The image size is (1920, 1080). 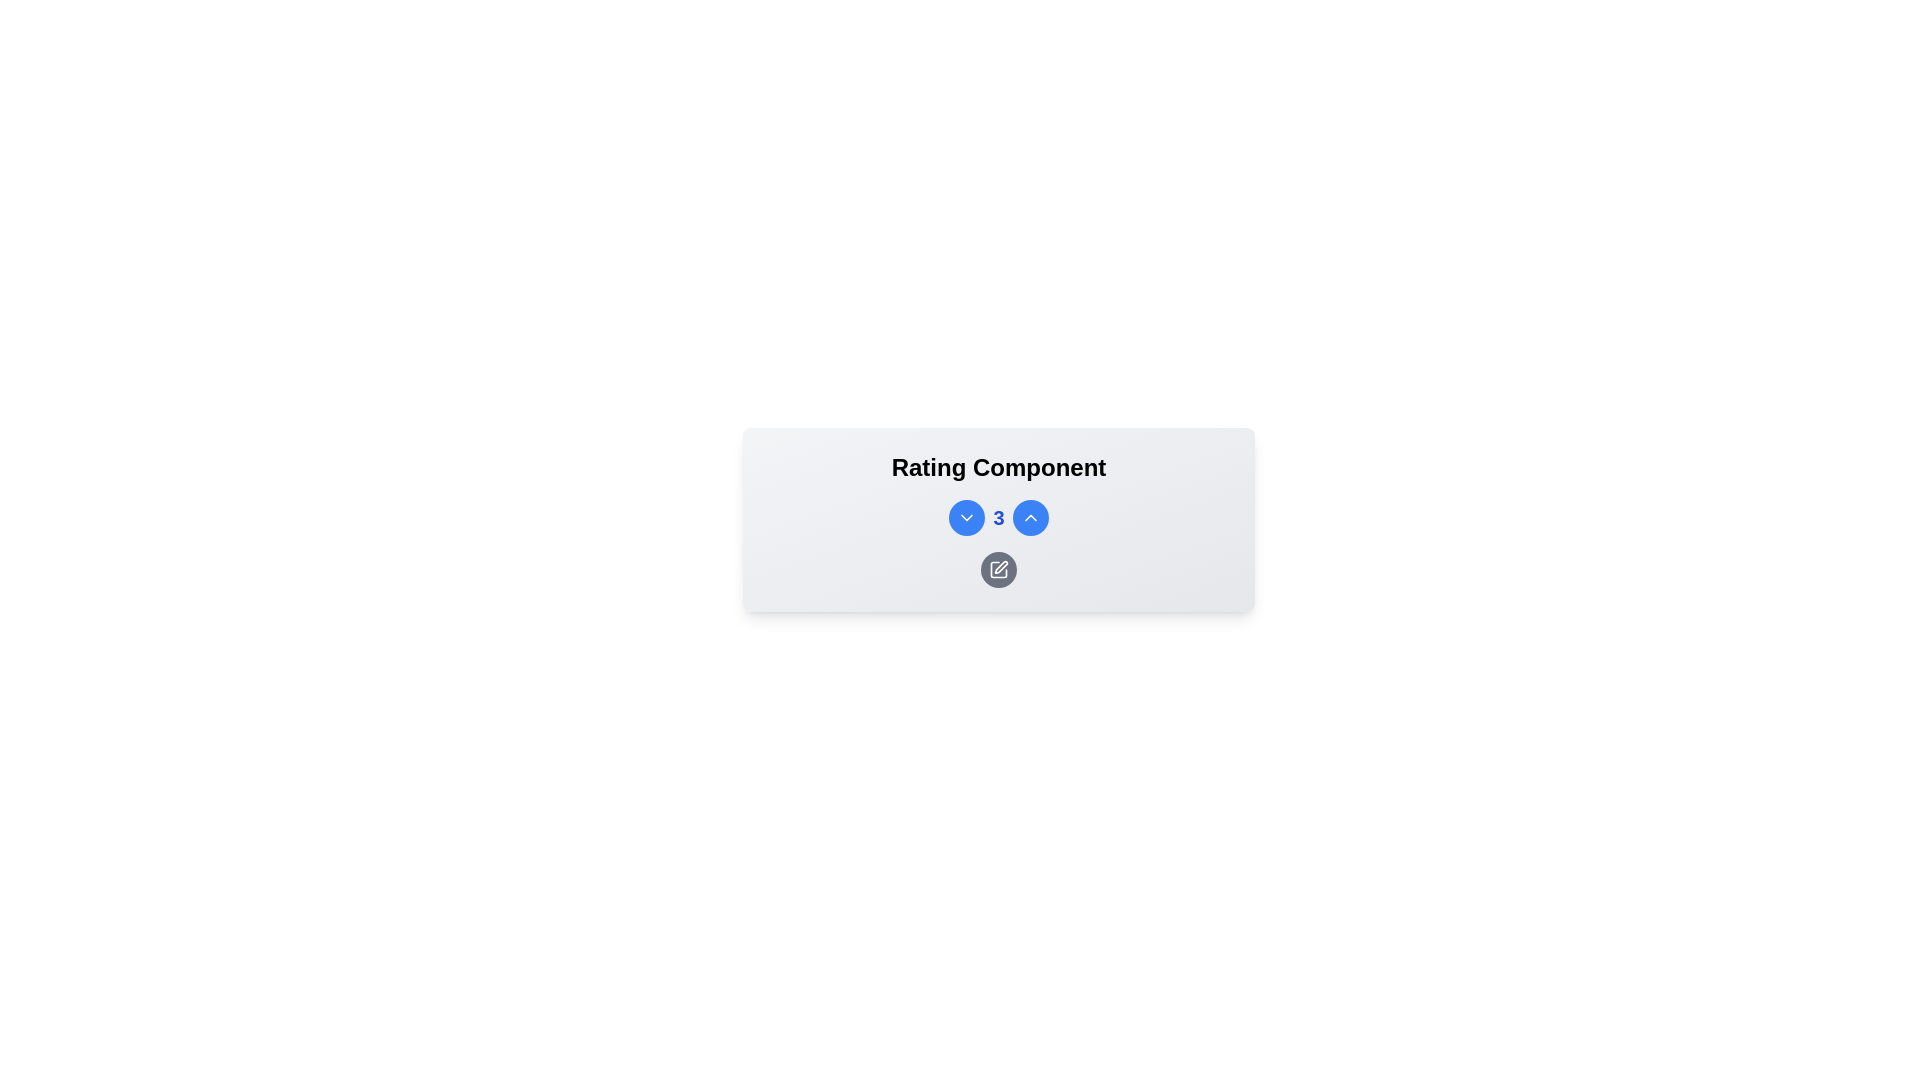 I want to click on the blue, bold digit '3' text display element, which is centrally positioned between the down arrow button and the up arrow button in the UI layout, so click(x=998, y=516).